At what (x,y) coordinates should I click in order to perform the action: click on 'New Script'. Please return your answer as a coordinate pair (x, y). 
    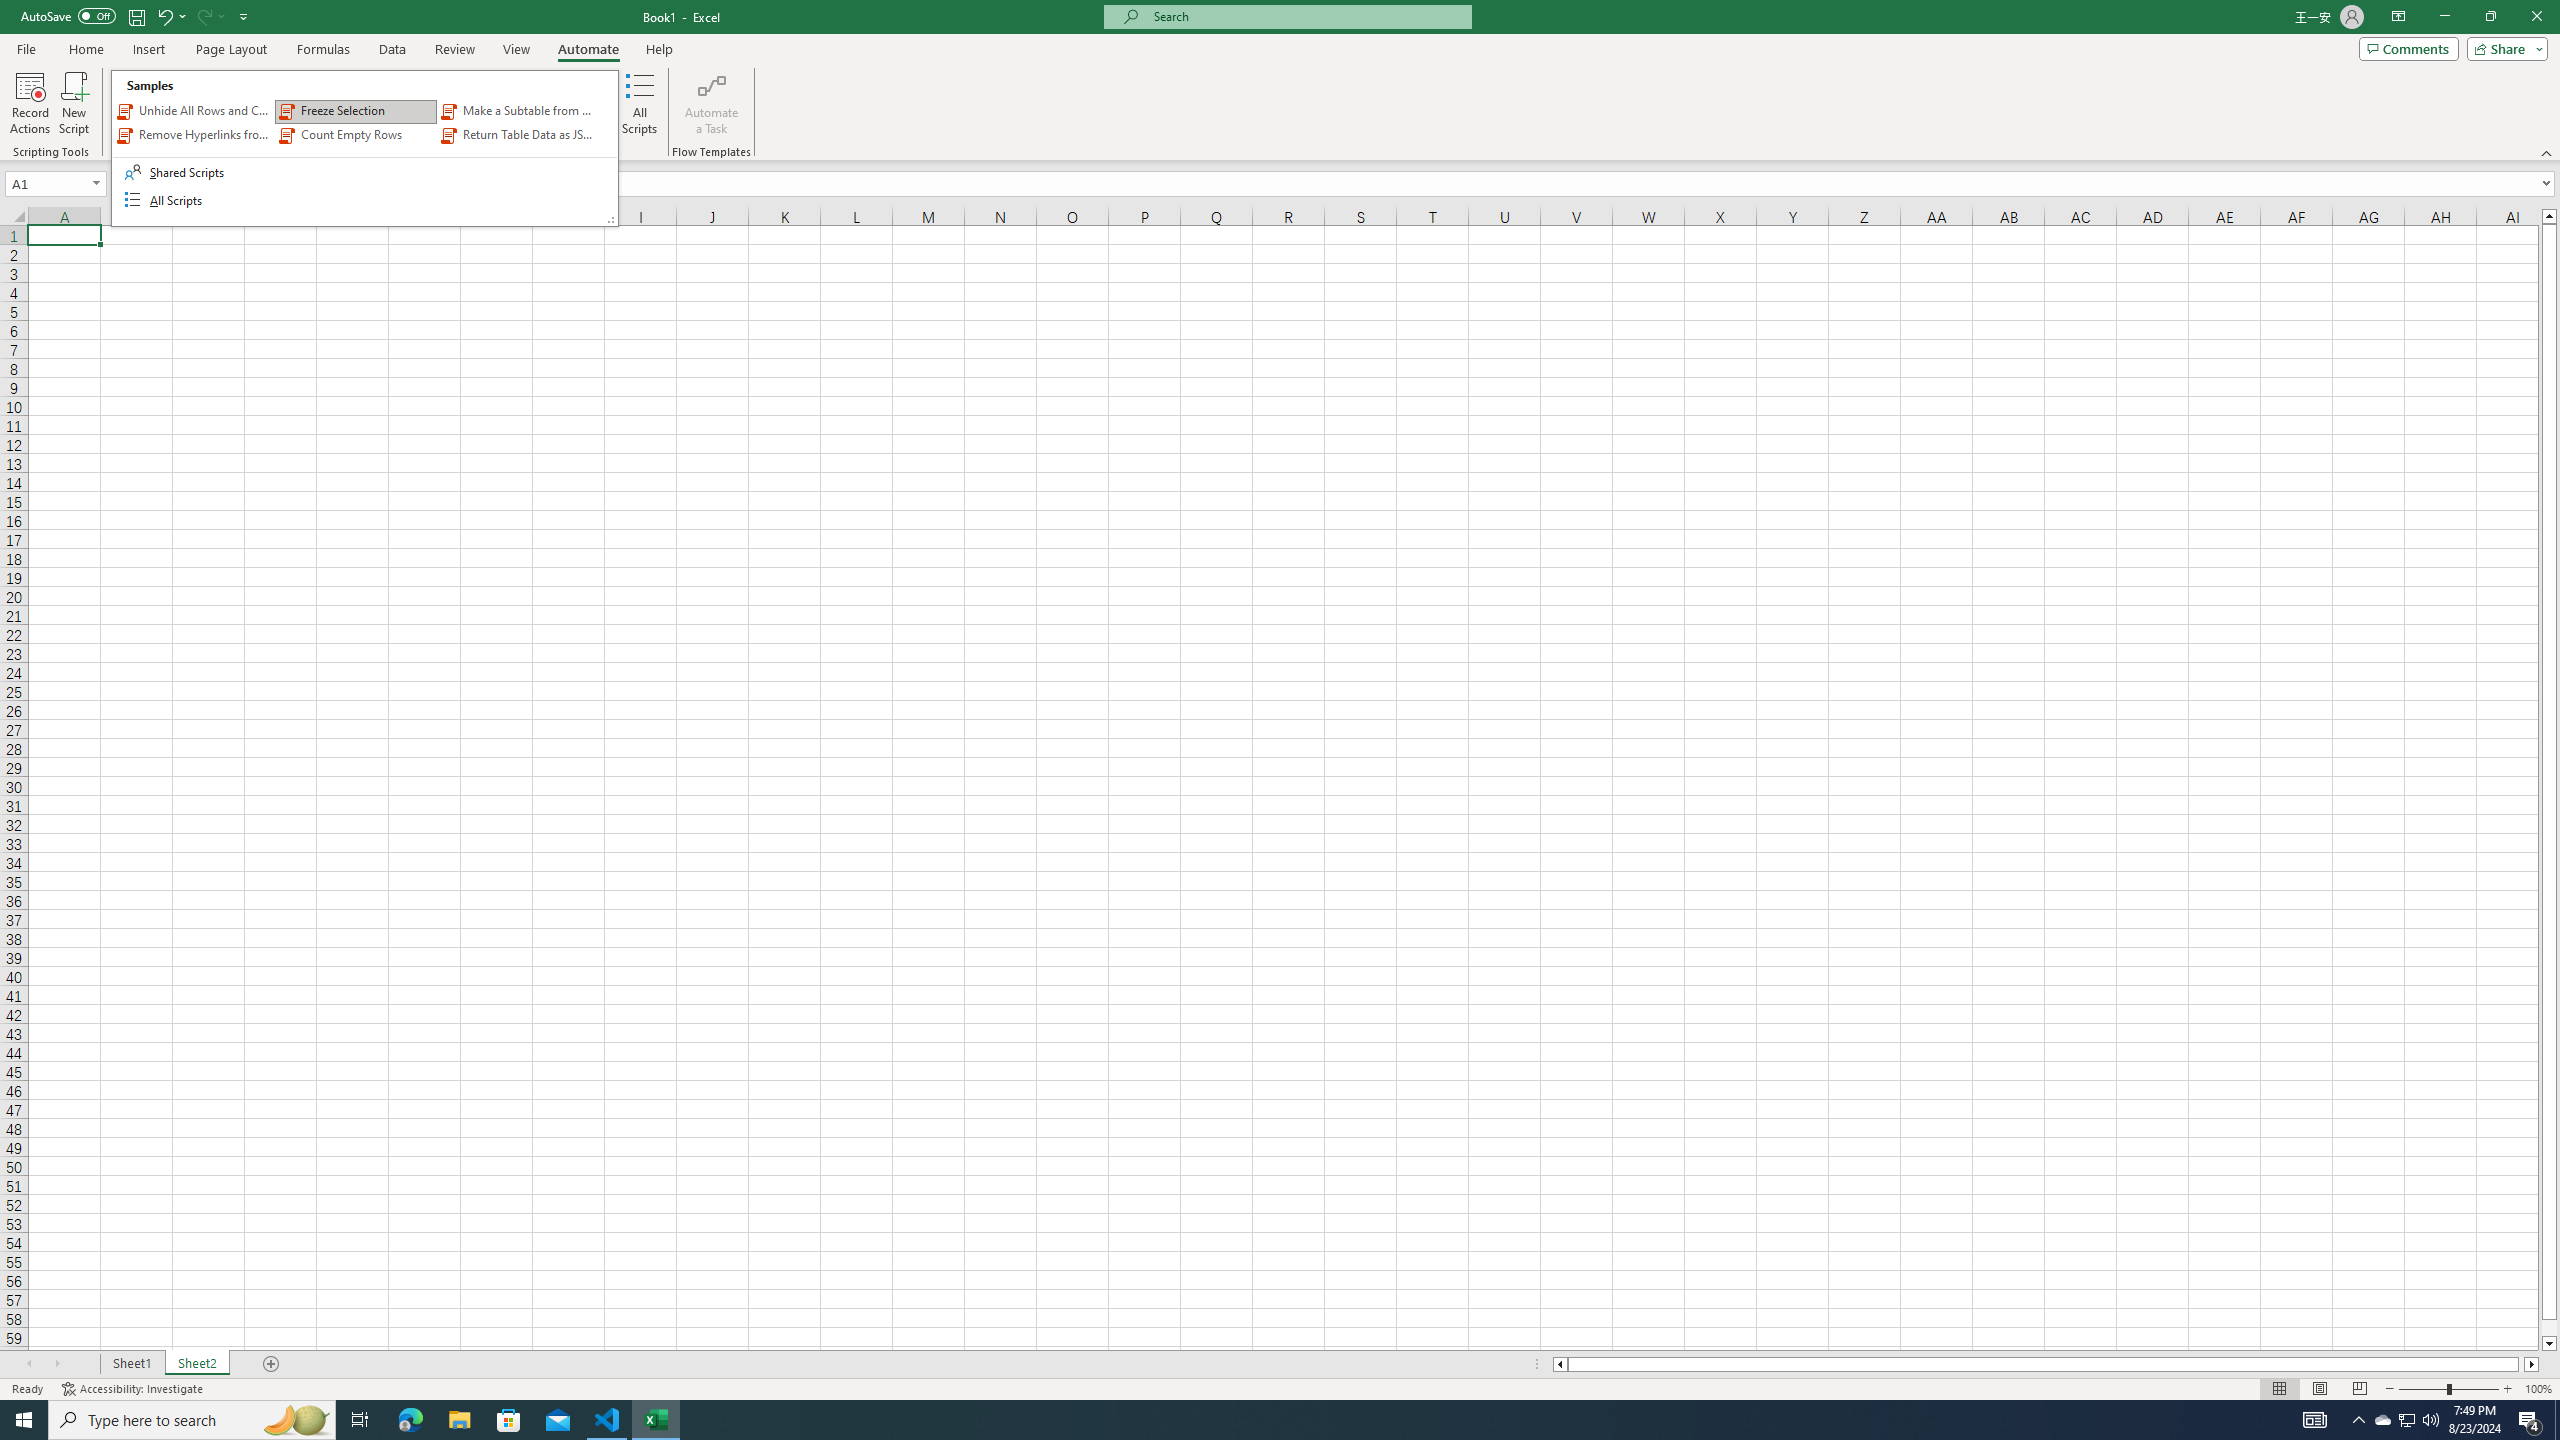
    Looking at the image, I should click on (73, 103).